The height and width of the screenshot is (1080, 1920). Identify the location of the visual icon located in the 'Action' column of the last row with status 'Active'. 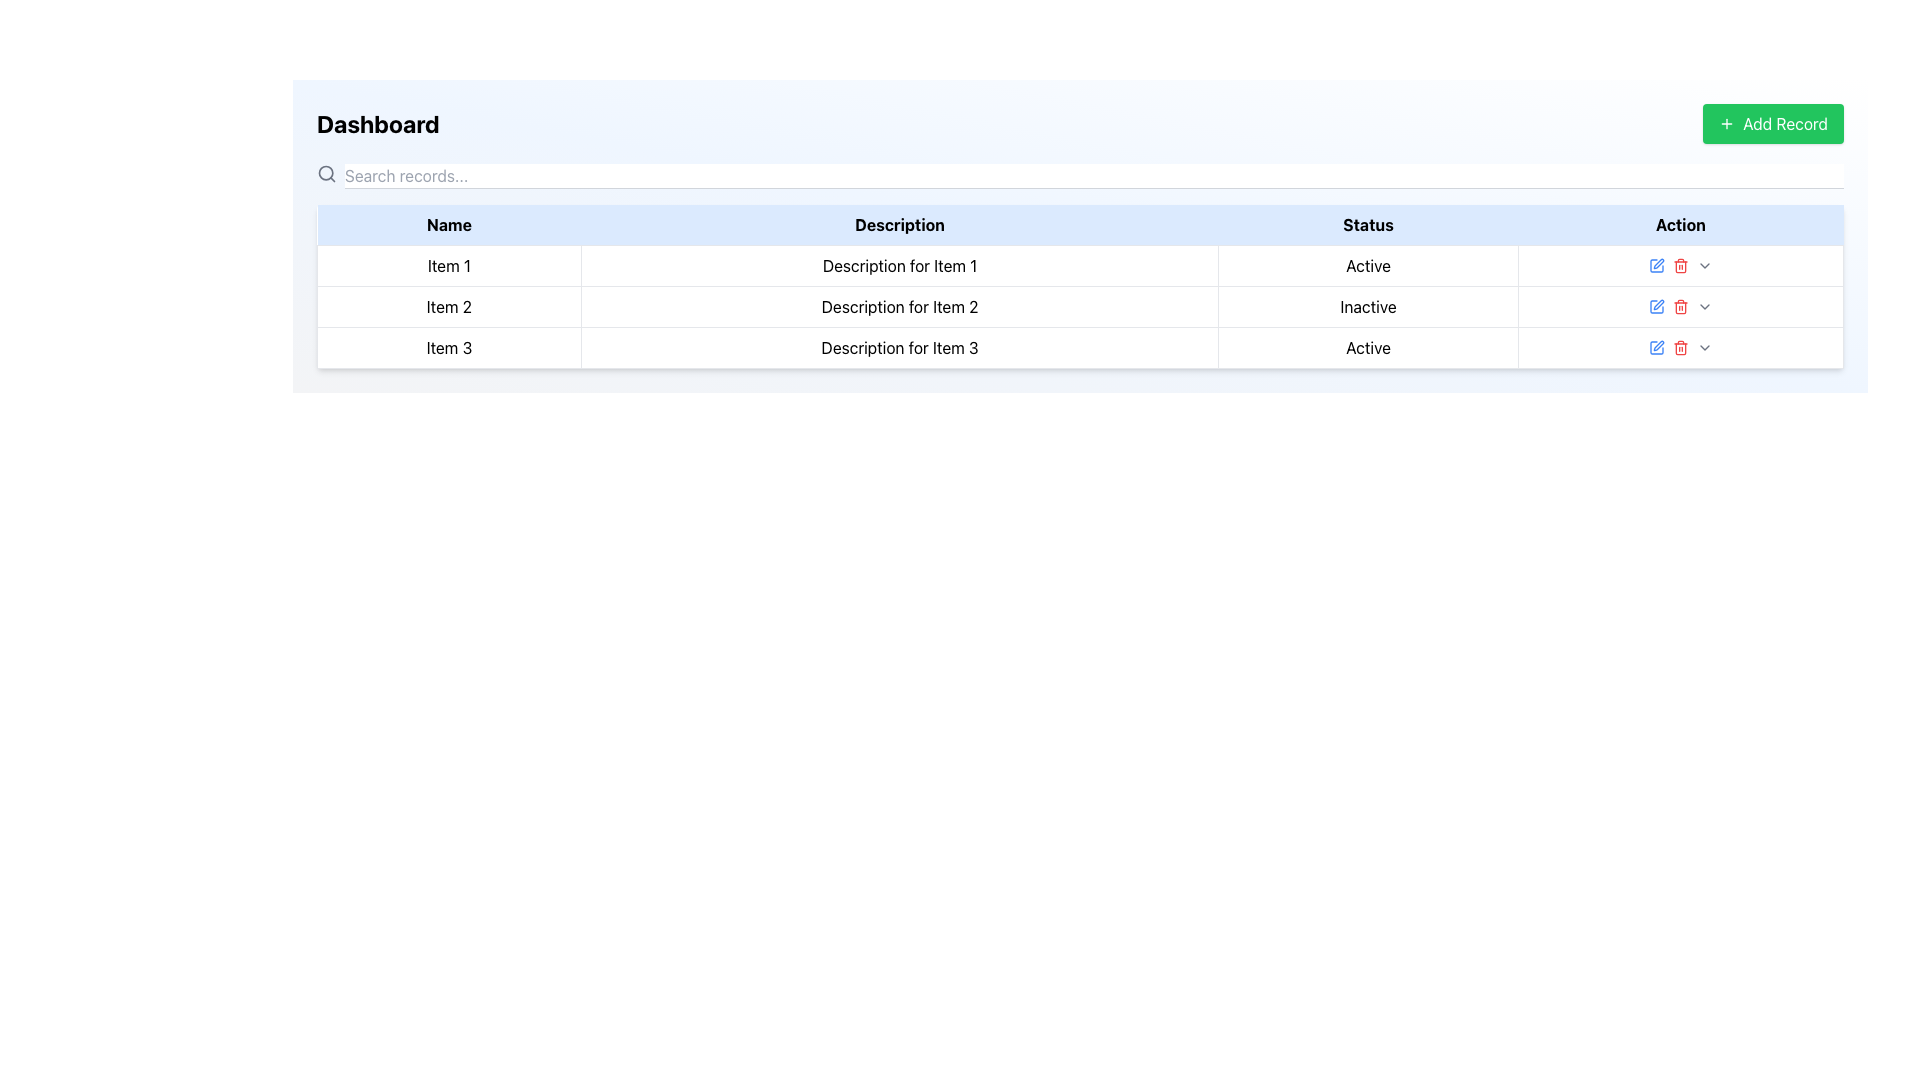
(1656, 265).